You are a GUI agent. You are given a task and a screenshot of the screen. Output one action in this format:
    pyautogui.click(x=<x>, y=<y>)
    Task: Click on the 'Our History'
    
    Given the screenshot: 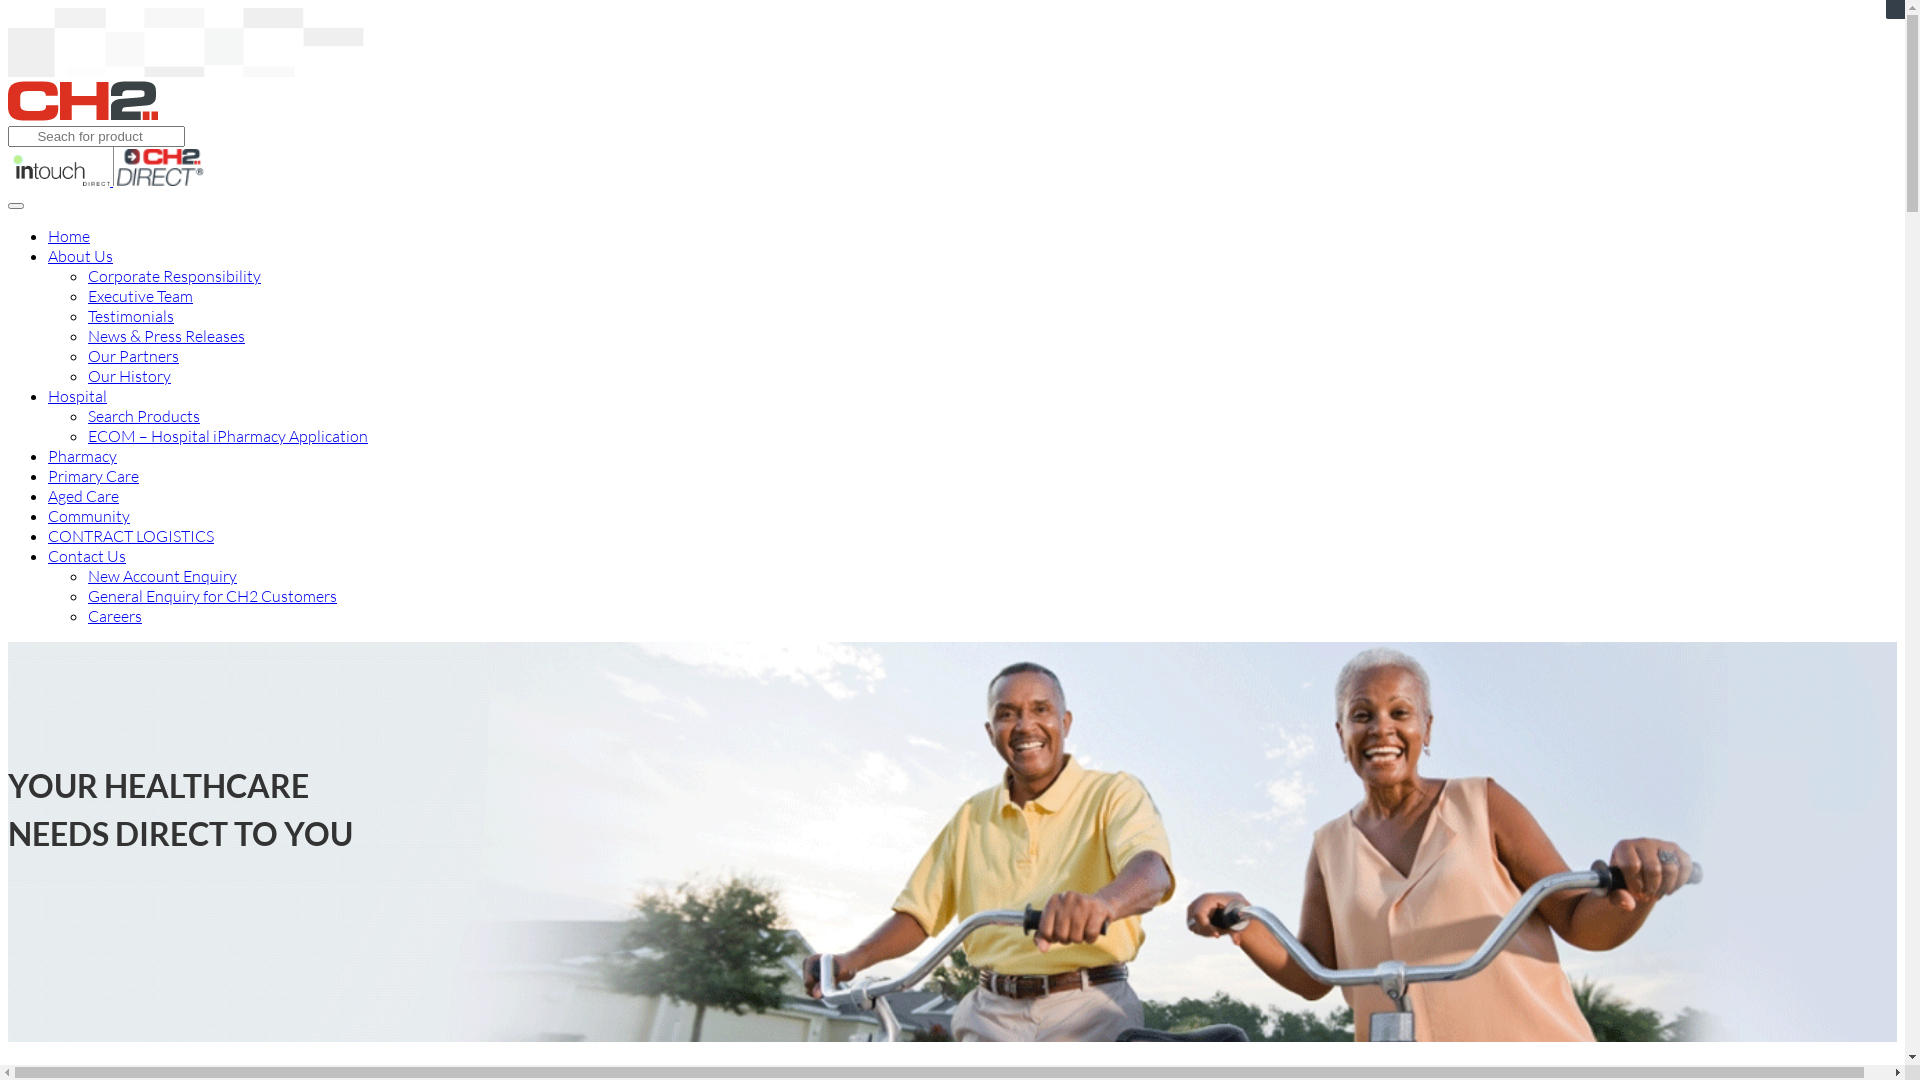 What is the action you would take?
    pyautogui.click(x=128, y=375)
    